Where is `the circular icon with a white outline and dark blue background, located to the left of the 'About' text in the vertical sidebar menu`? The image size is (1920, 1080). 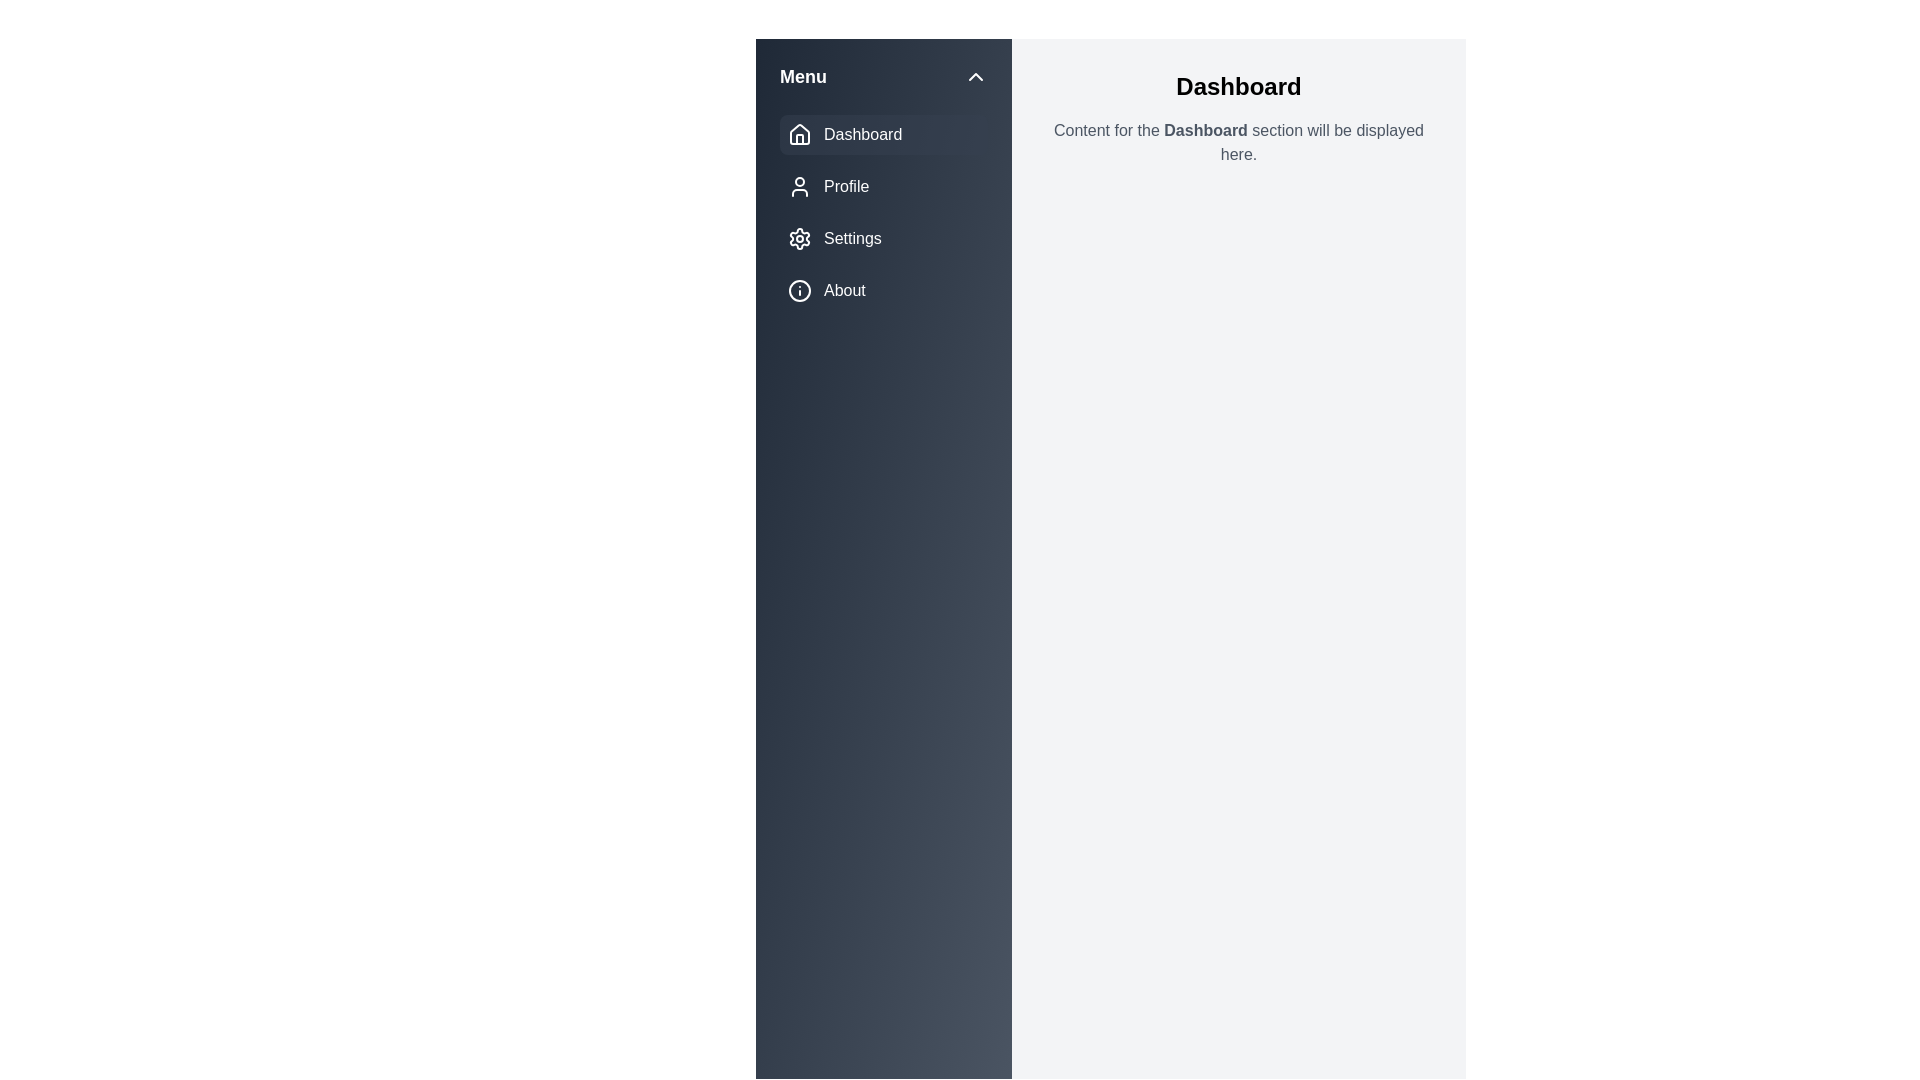
the circular icon with a white outline and dark blue background, located to the left of the 'About' text in the vertical sidebar menu is located at coordinates (800, 290).